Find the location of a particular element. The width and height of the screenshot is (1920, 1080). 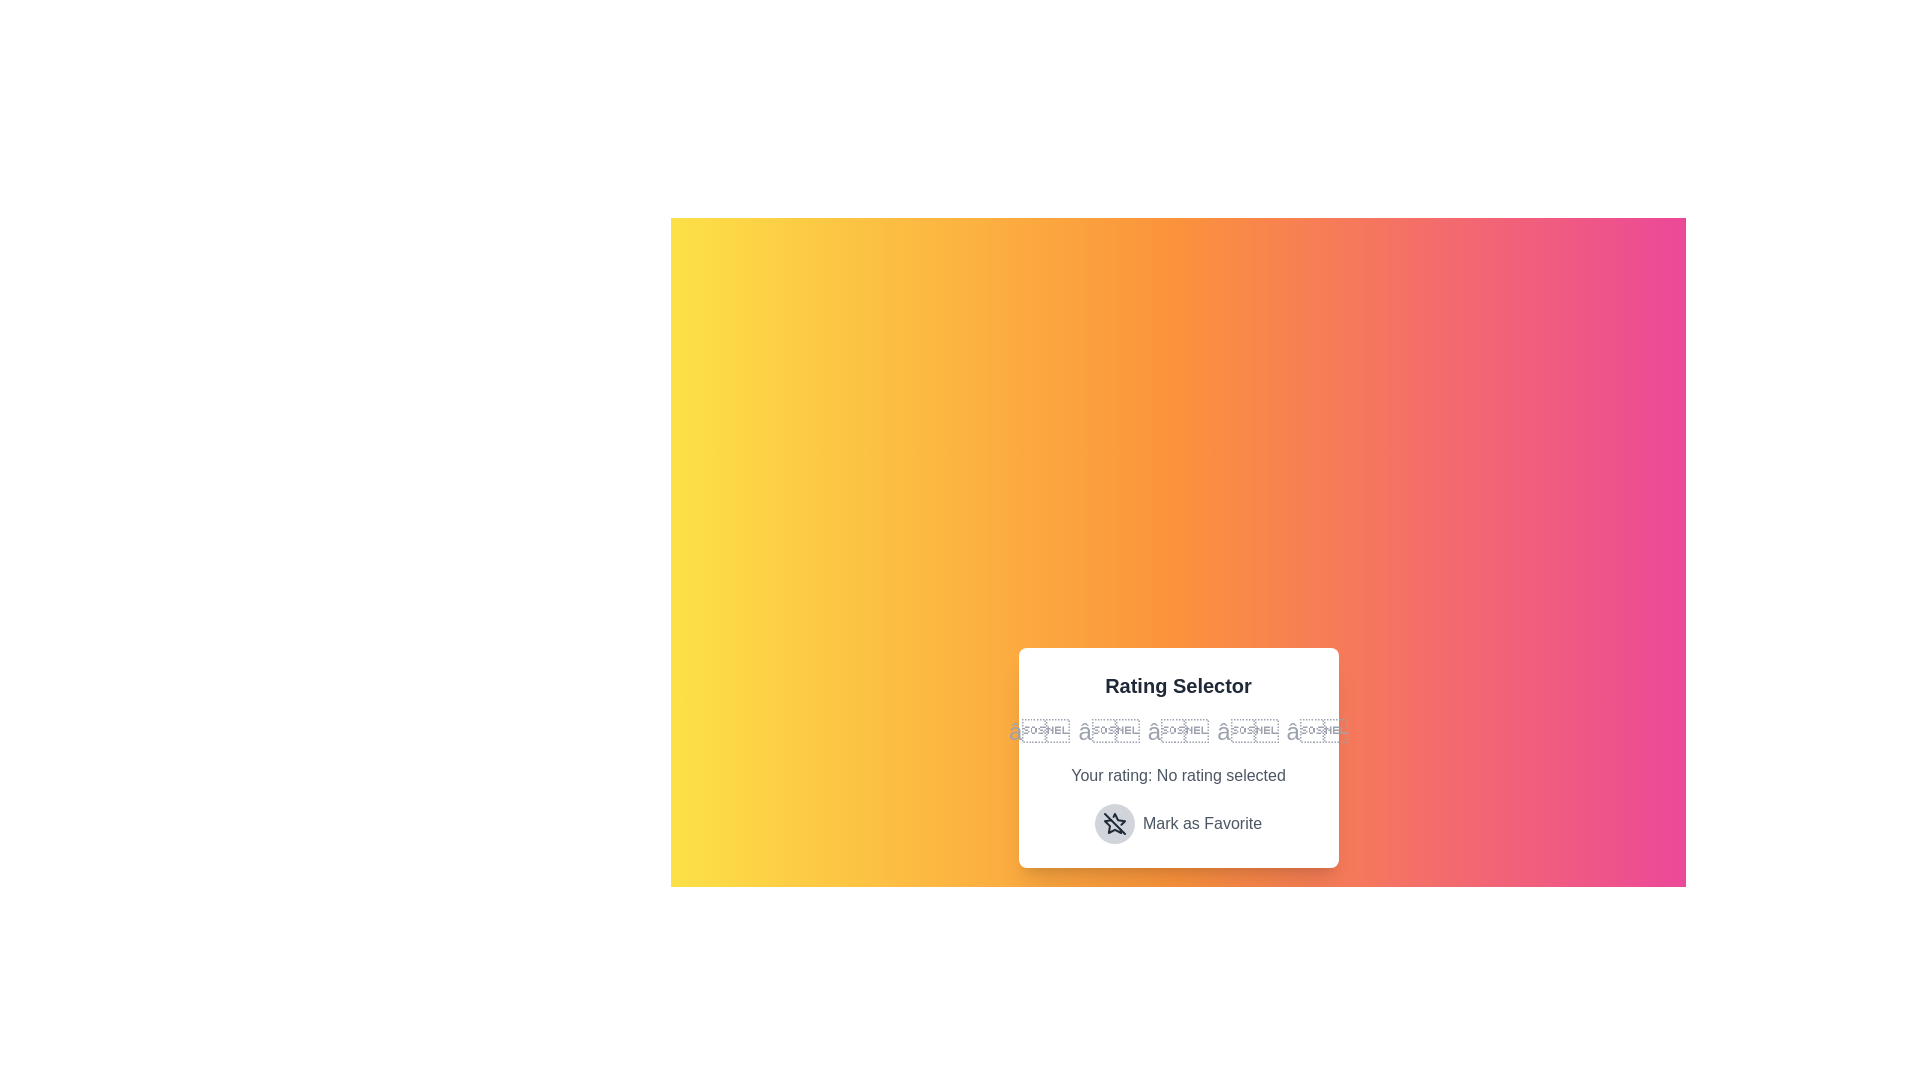

the fifth selectable rating star icon to give a rating is located at coordinates (1316, 732).